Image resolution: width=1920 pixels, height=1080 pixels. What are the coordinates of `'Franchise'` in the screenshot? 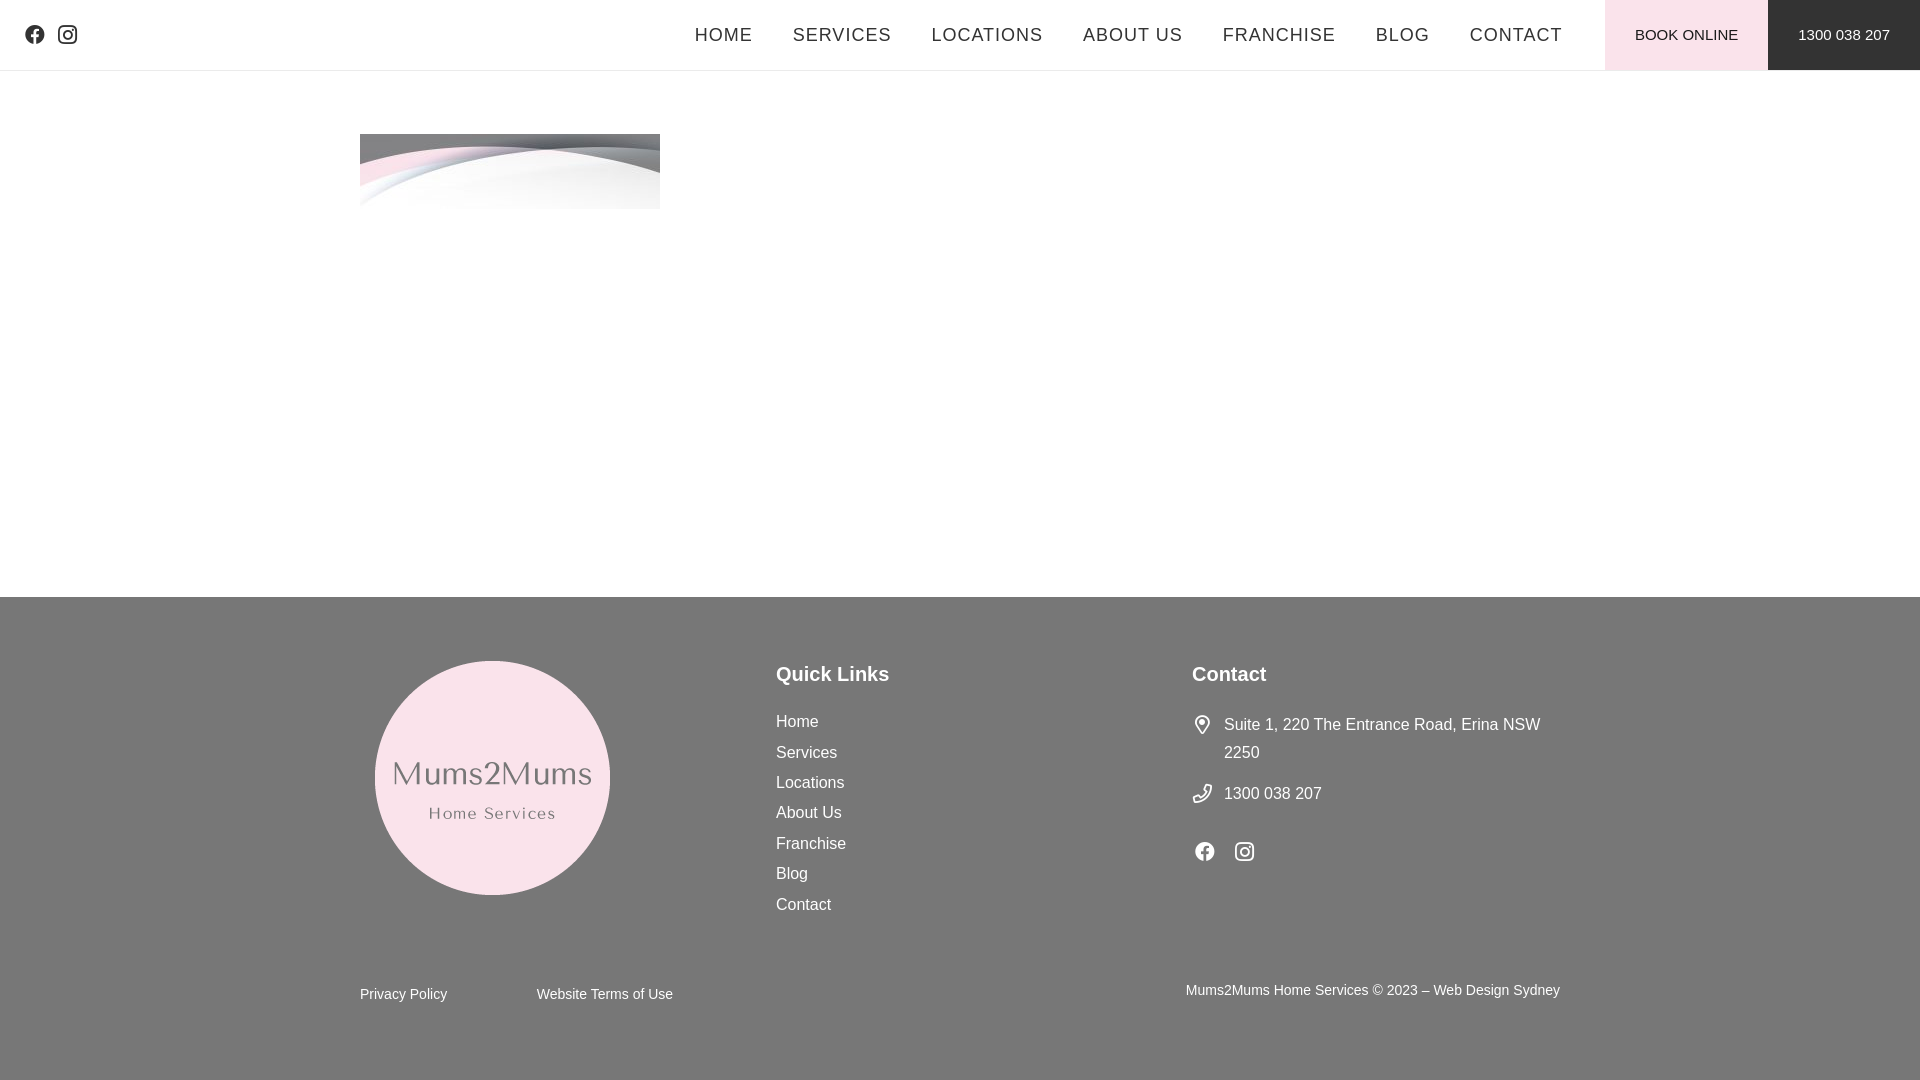 It's located at (775, 843).